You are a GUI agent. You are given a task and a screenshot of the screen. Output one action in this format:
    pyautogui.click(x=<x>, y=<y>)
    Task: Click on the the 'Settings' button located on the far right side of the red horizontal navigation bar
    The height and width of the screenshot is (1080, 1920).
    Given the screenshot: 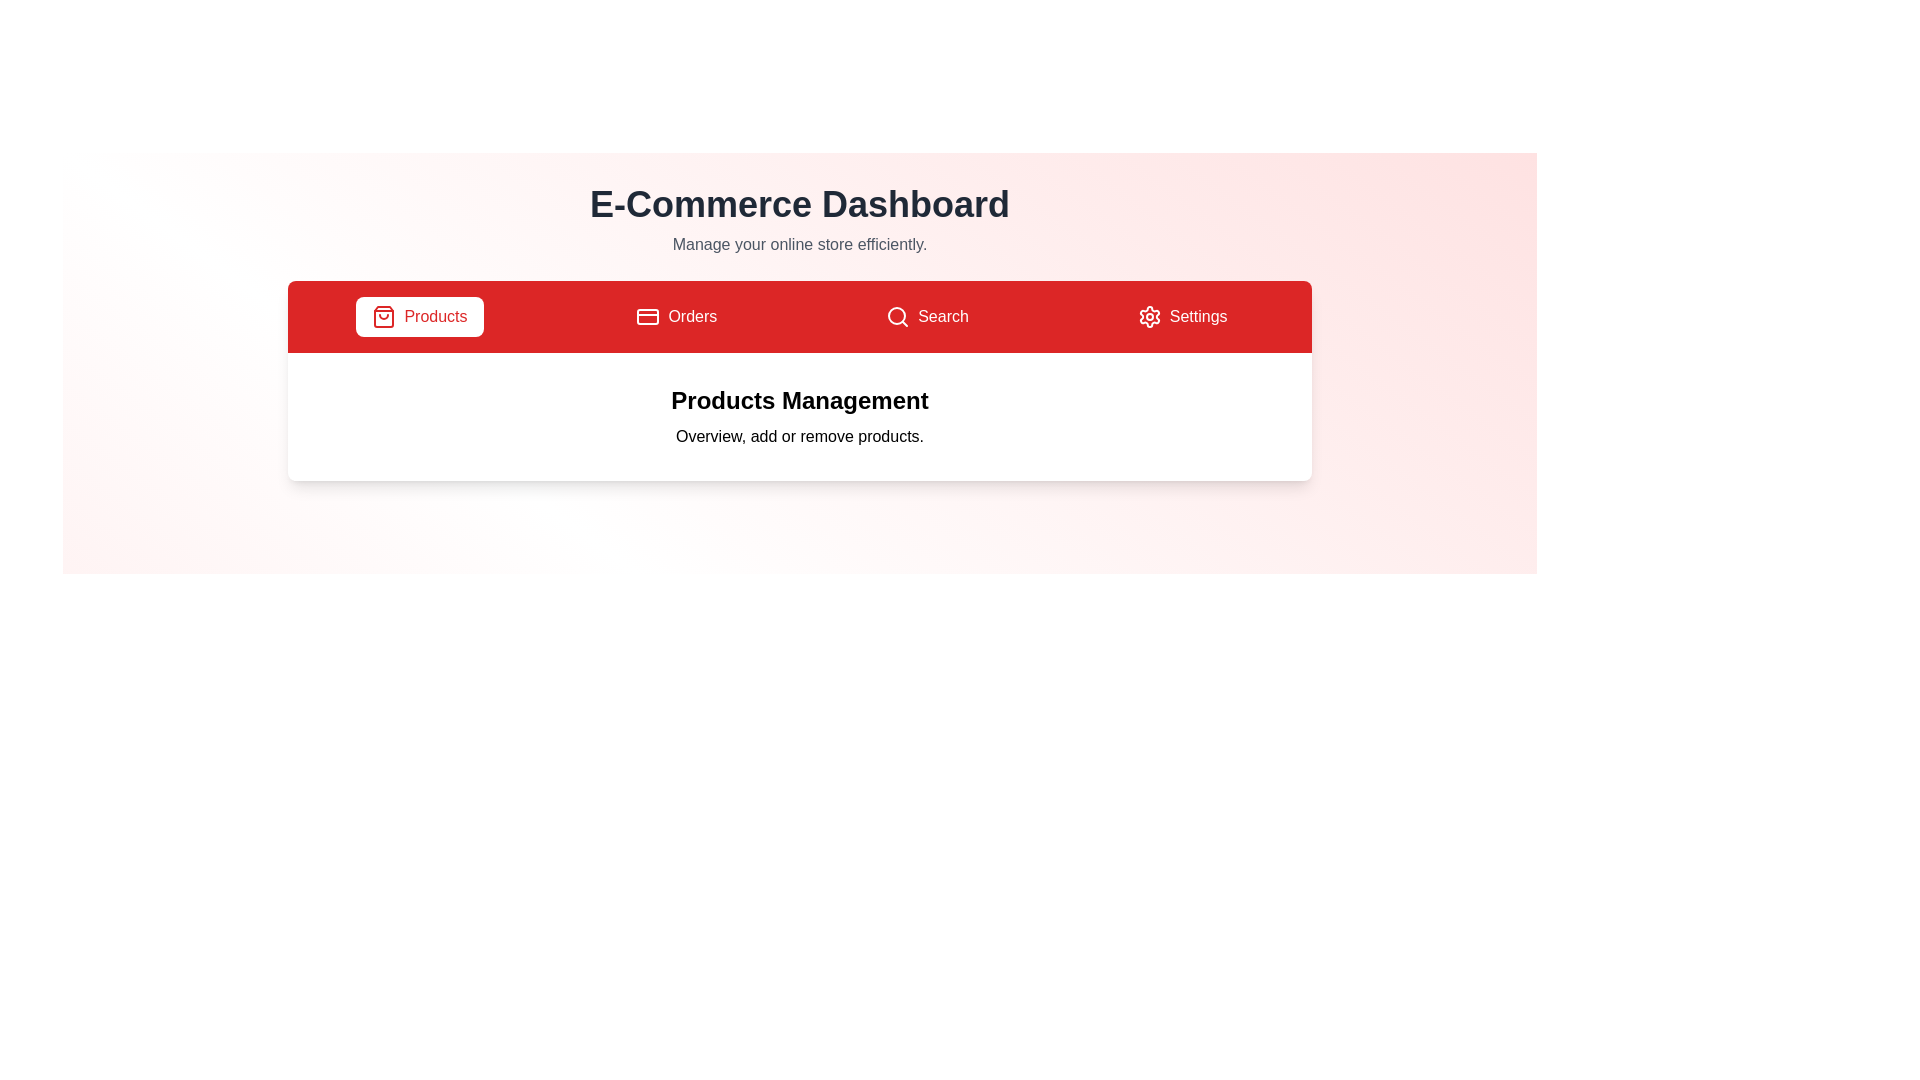 What is the action you would take?
    pyautogui.click(x=1182, y=315)
    